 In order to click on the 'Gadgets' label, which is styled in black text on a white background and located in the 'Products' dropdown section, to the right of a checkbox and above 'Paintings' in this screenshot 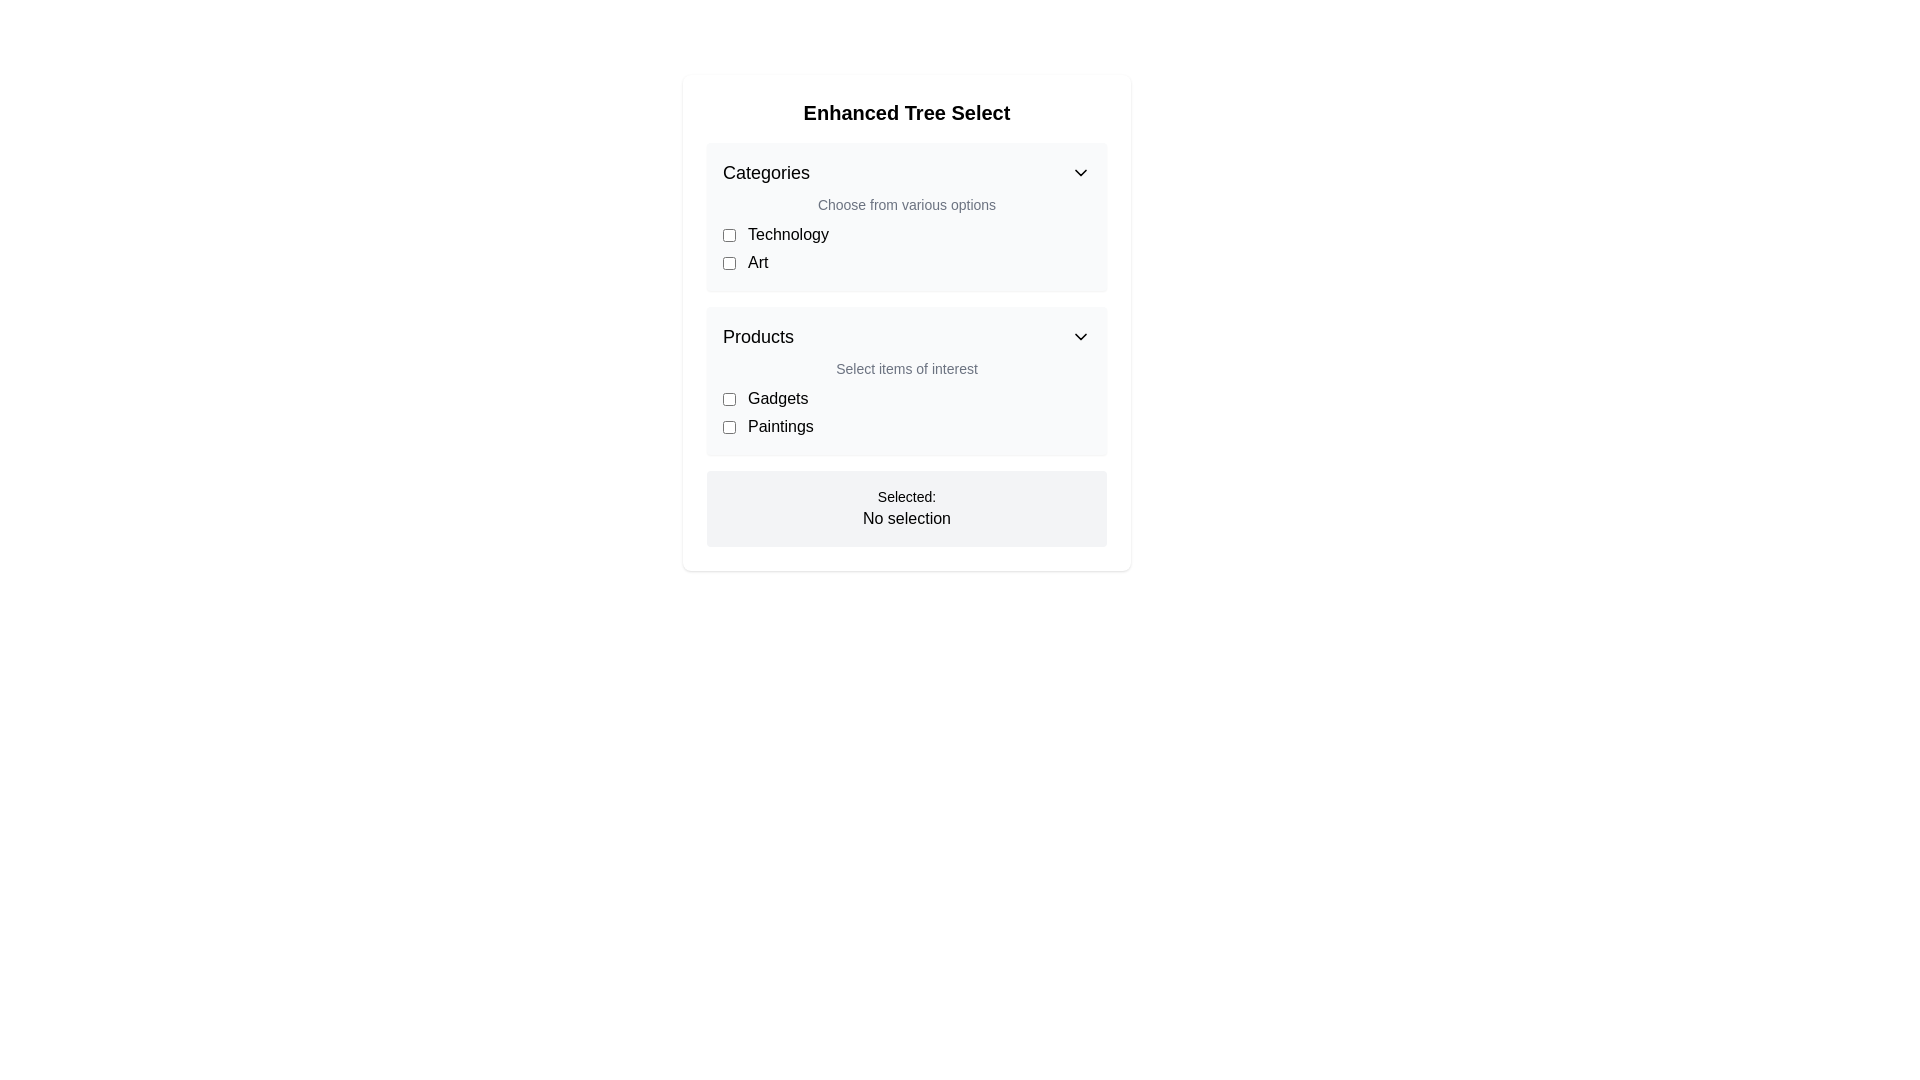, I will do `click(777, 398)`.